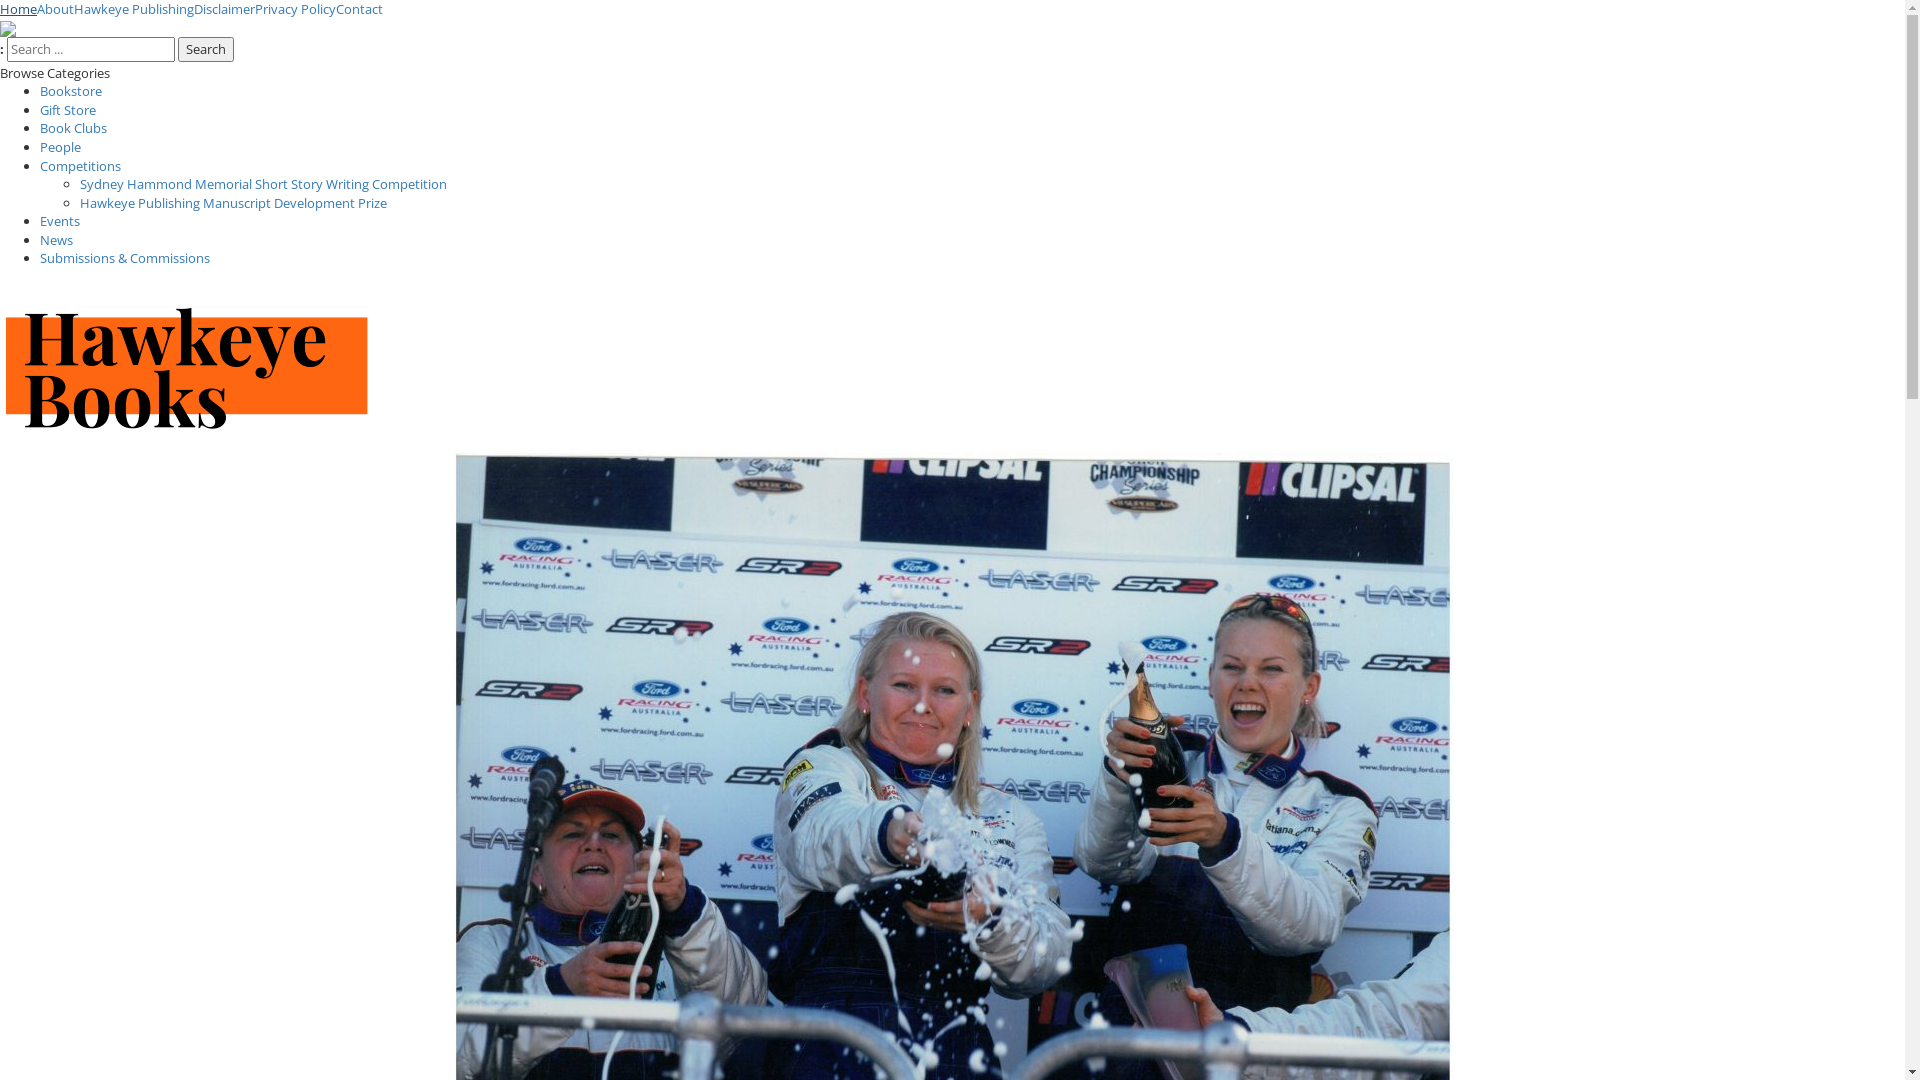 This screenshot has height=1080, width=1920. Describe the element at coordinates (133, 8) in the screenshot. I see `'Hawkeye Publishing'` at that location.